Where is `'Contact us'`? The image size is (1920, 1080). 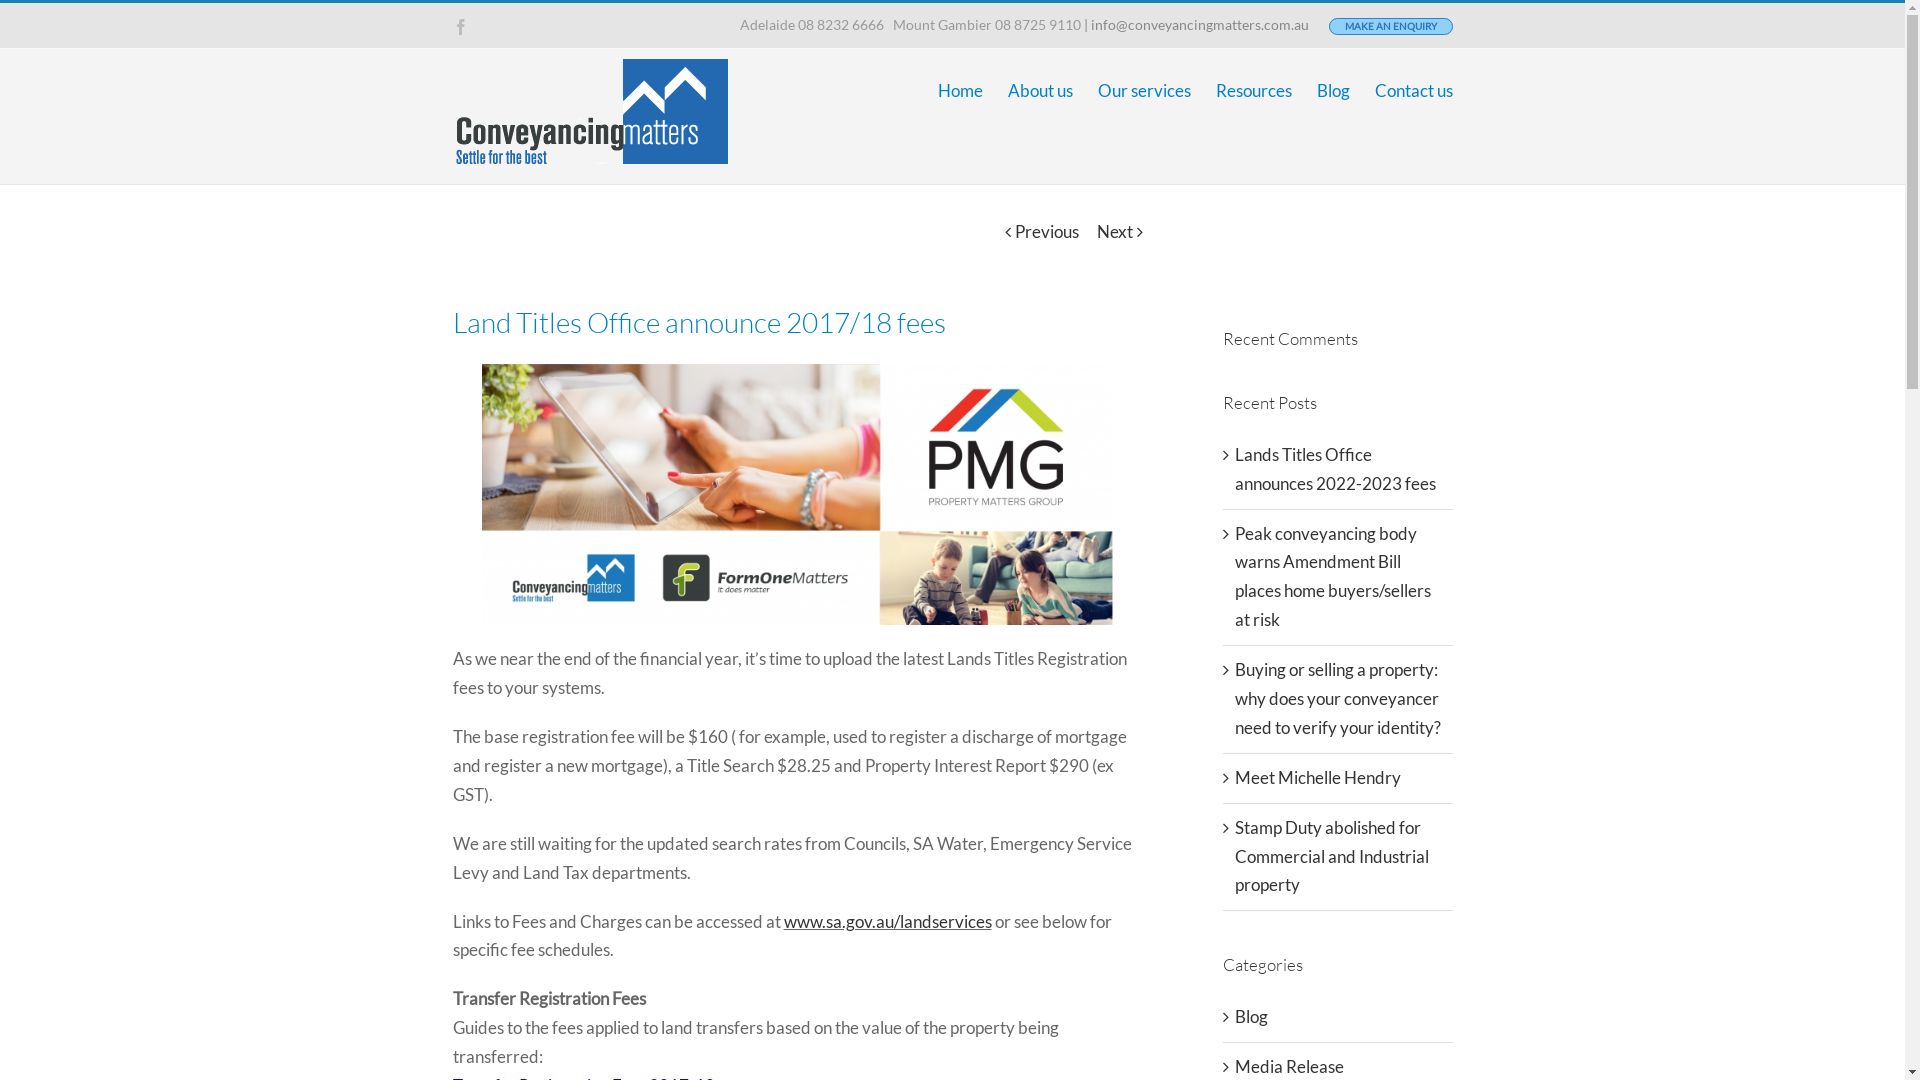
'Contact us' is located at coordinates (1411, 90).